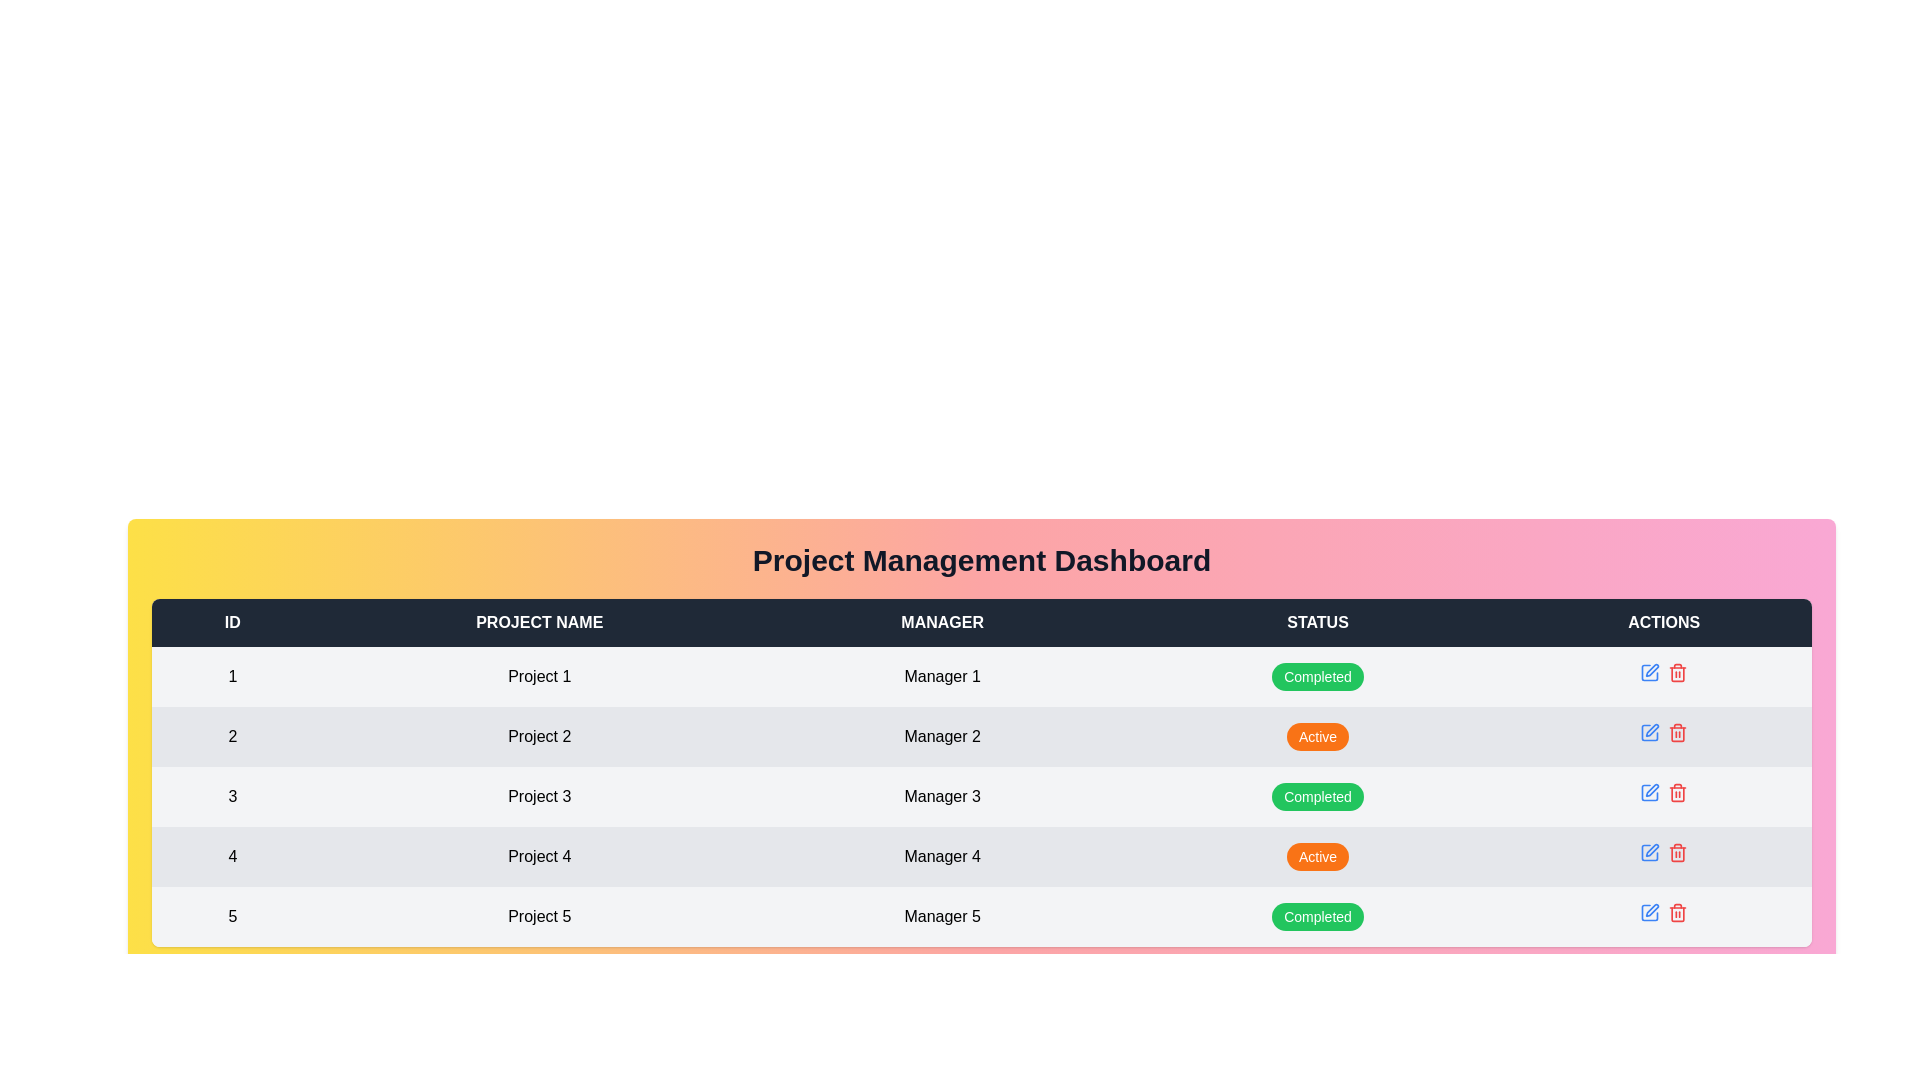 The width and height of the screenshot is (1920, 1080). Describe the element at coordinates (1318, 917) in the screenshot. I see `the button-like label in the STATUS column of the fifth row, which indicates that the project is completed` at that location.